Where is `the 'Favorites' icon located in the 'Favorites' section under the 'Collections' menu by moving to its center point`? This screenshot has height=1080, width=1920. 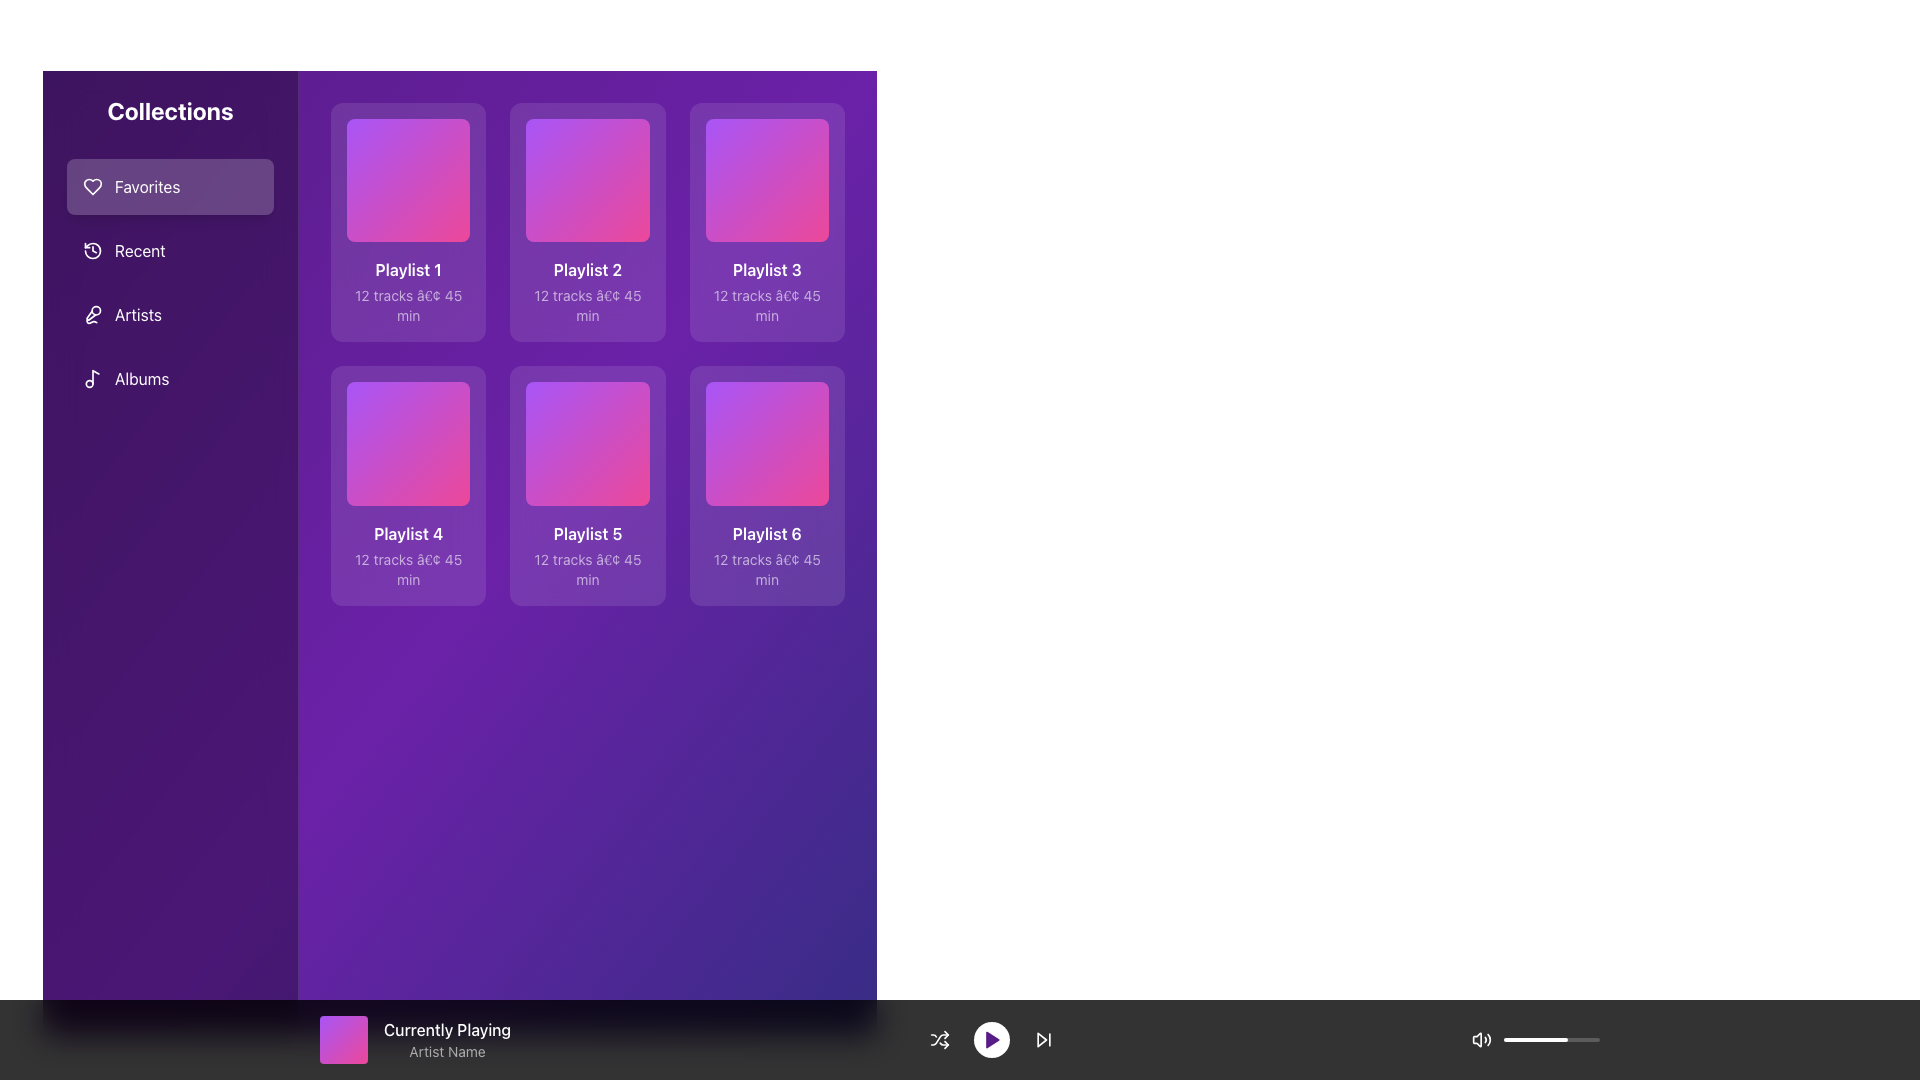 the 'Favorites' icon located in the 'Favorites' section under the 'Collections' menu by moving to its center point is located at coordinates (91, 186).